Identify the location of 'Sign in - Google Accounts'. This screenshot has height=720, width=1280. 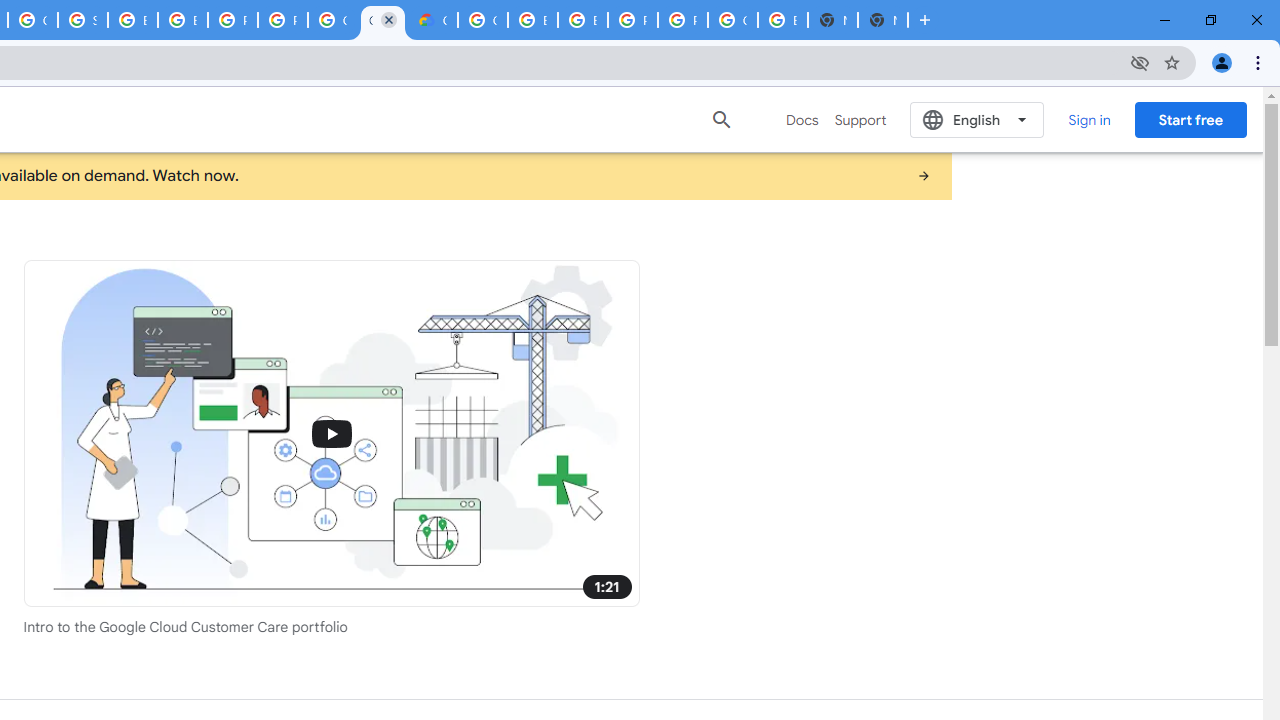
(81, 20).